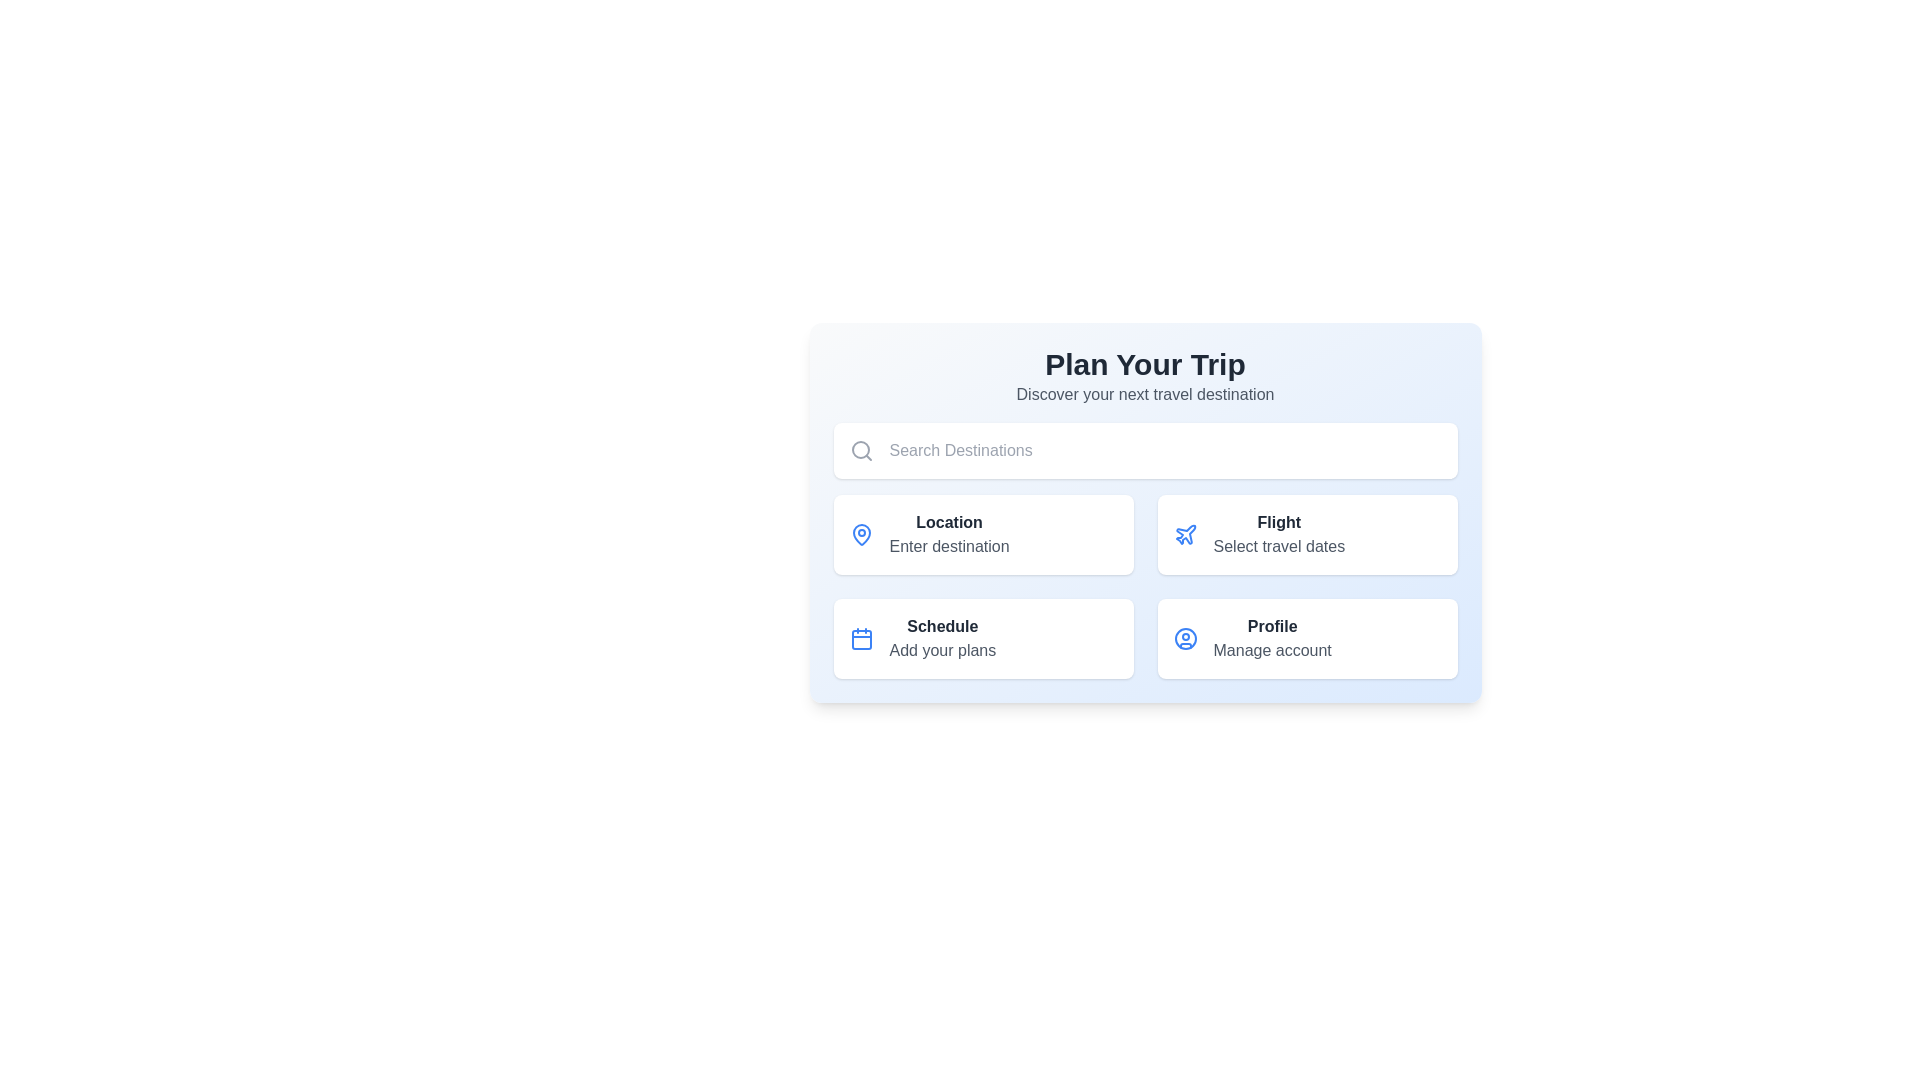  I want to click on textual heading that says 'Plan Your Trip' and 'Discover your next travel destination', which is visually prominent at the top of the main content area, so click(1145, 377).